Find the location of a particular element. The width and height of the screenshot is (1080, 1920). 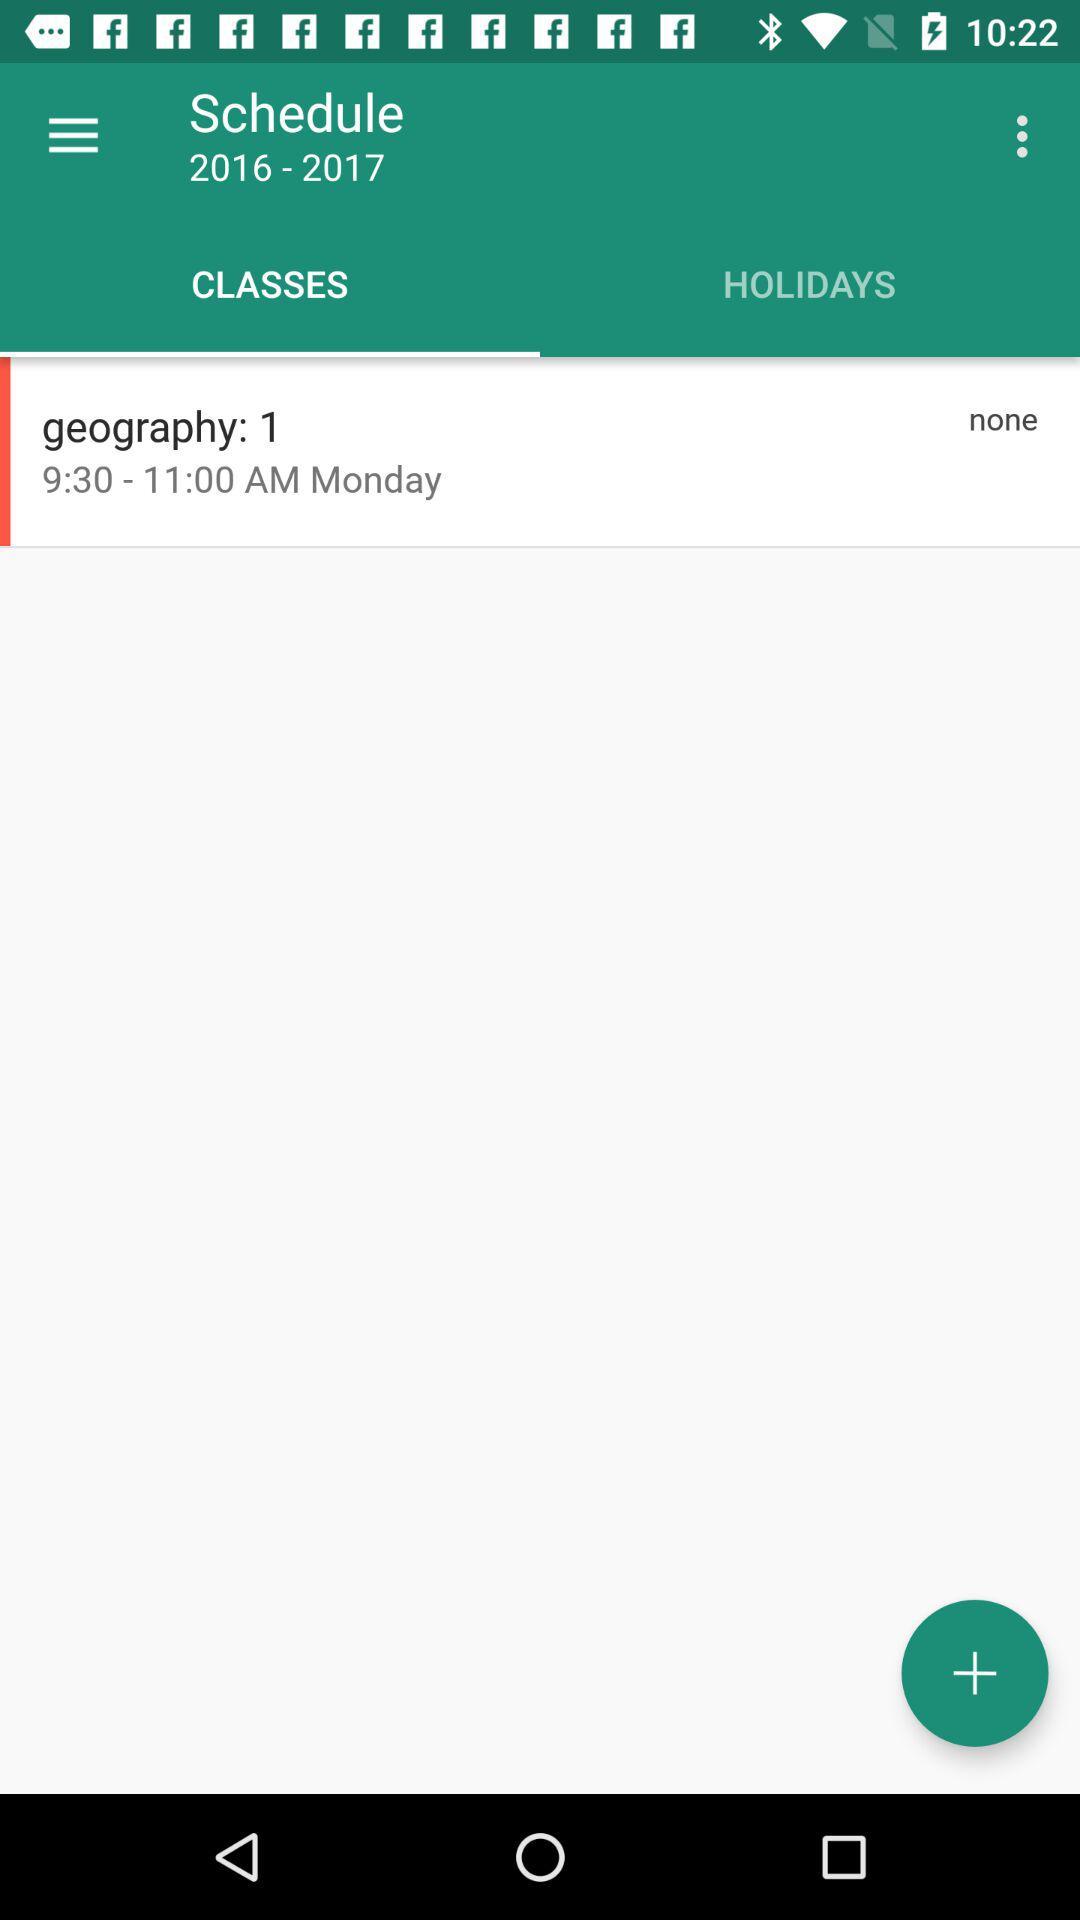

item above none item is located at coordinates (1027, 135).